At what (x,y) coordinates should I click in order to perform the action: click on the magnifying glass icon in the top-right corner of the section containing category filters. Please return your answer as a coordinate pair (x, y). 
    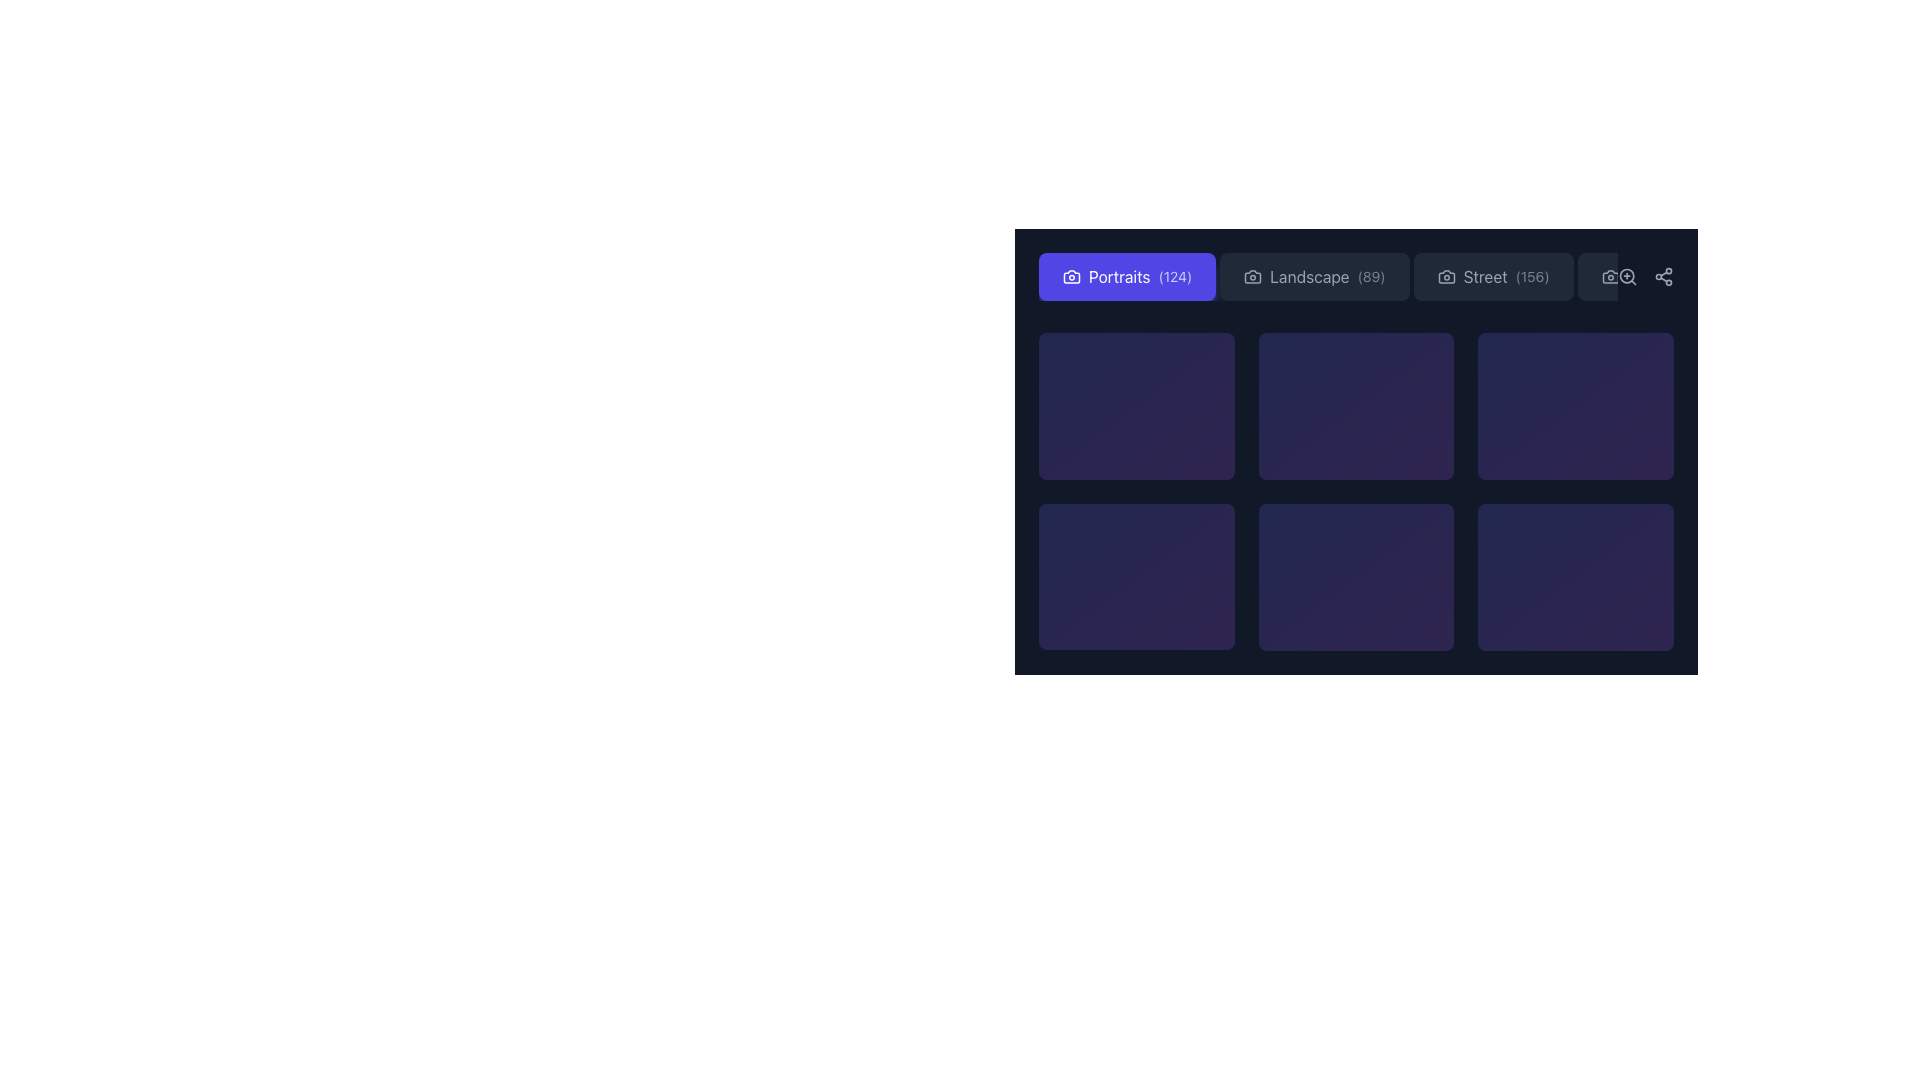
    Looking at the image, I should click on (1646, 277).